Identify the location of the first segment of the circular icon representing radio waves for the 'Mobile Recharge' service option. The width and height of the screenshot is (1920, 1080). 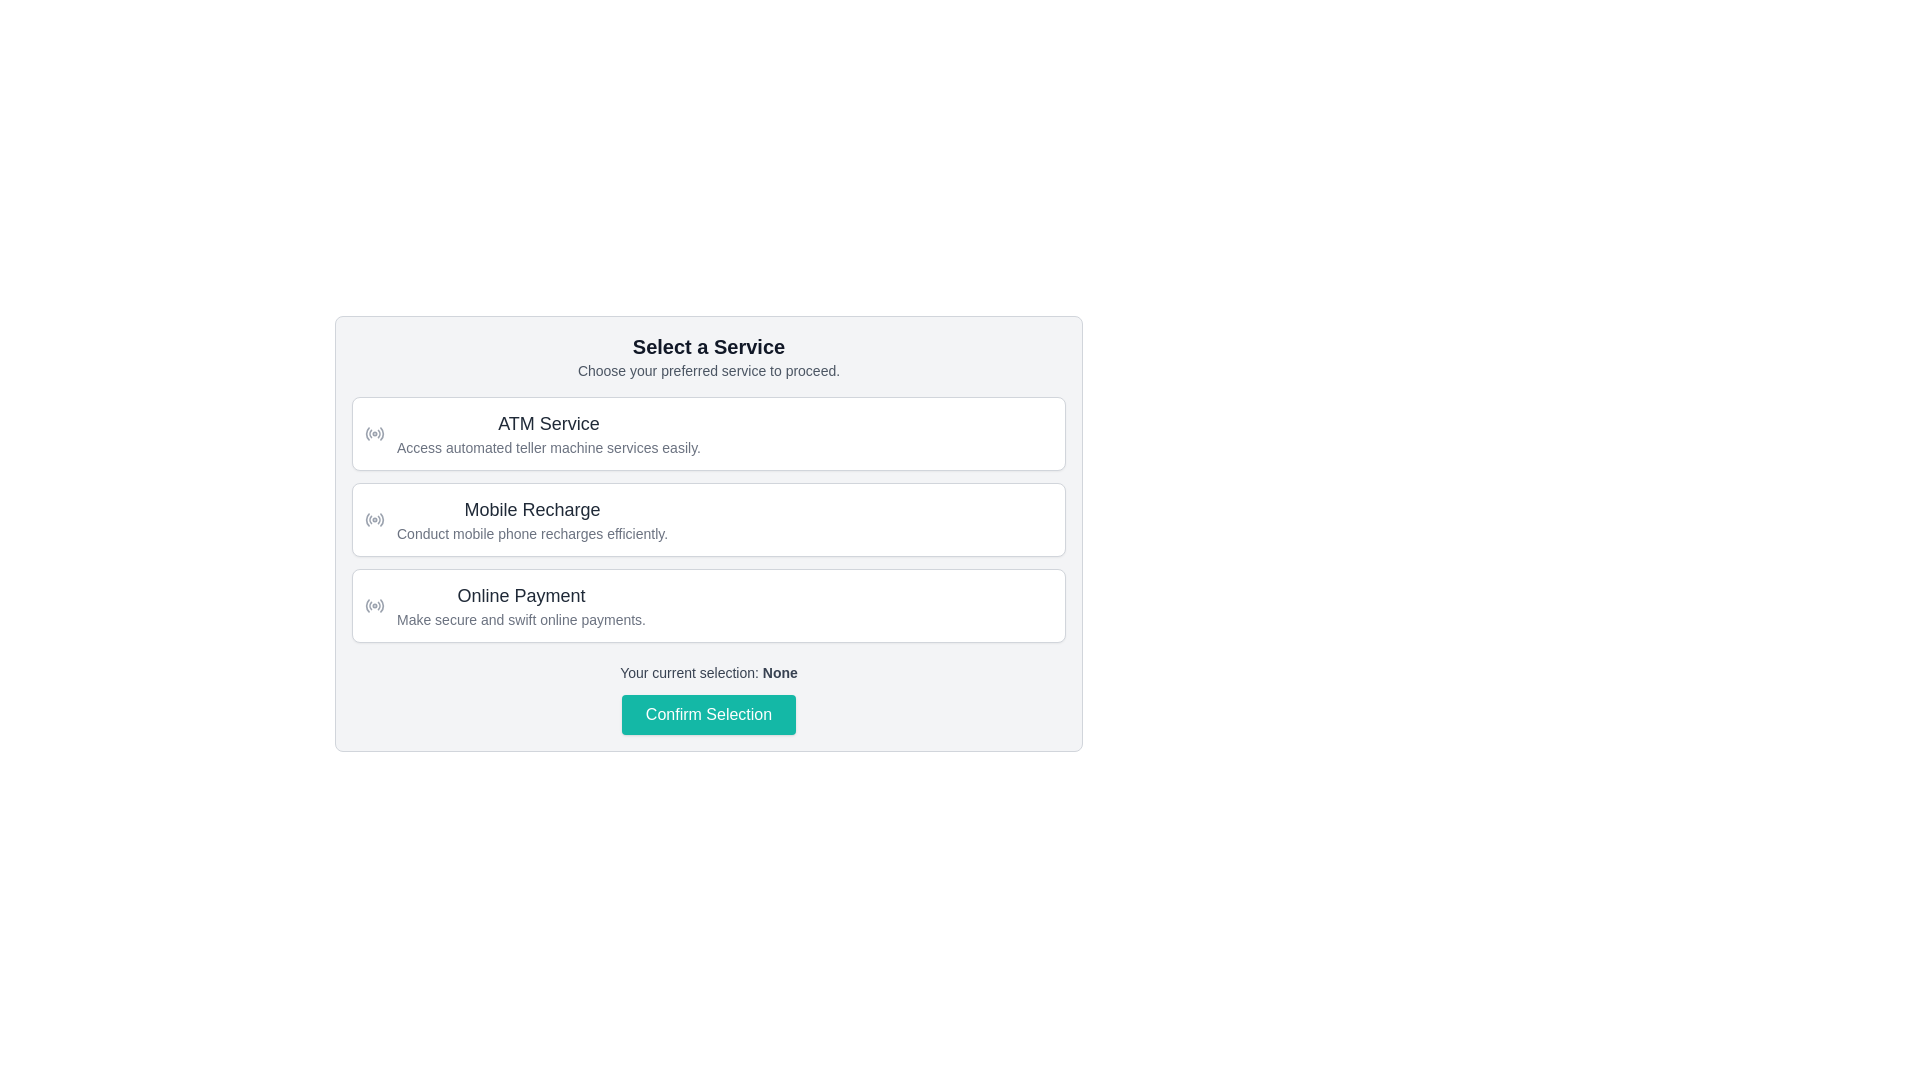
(367, 519).